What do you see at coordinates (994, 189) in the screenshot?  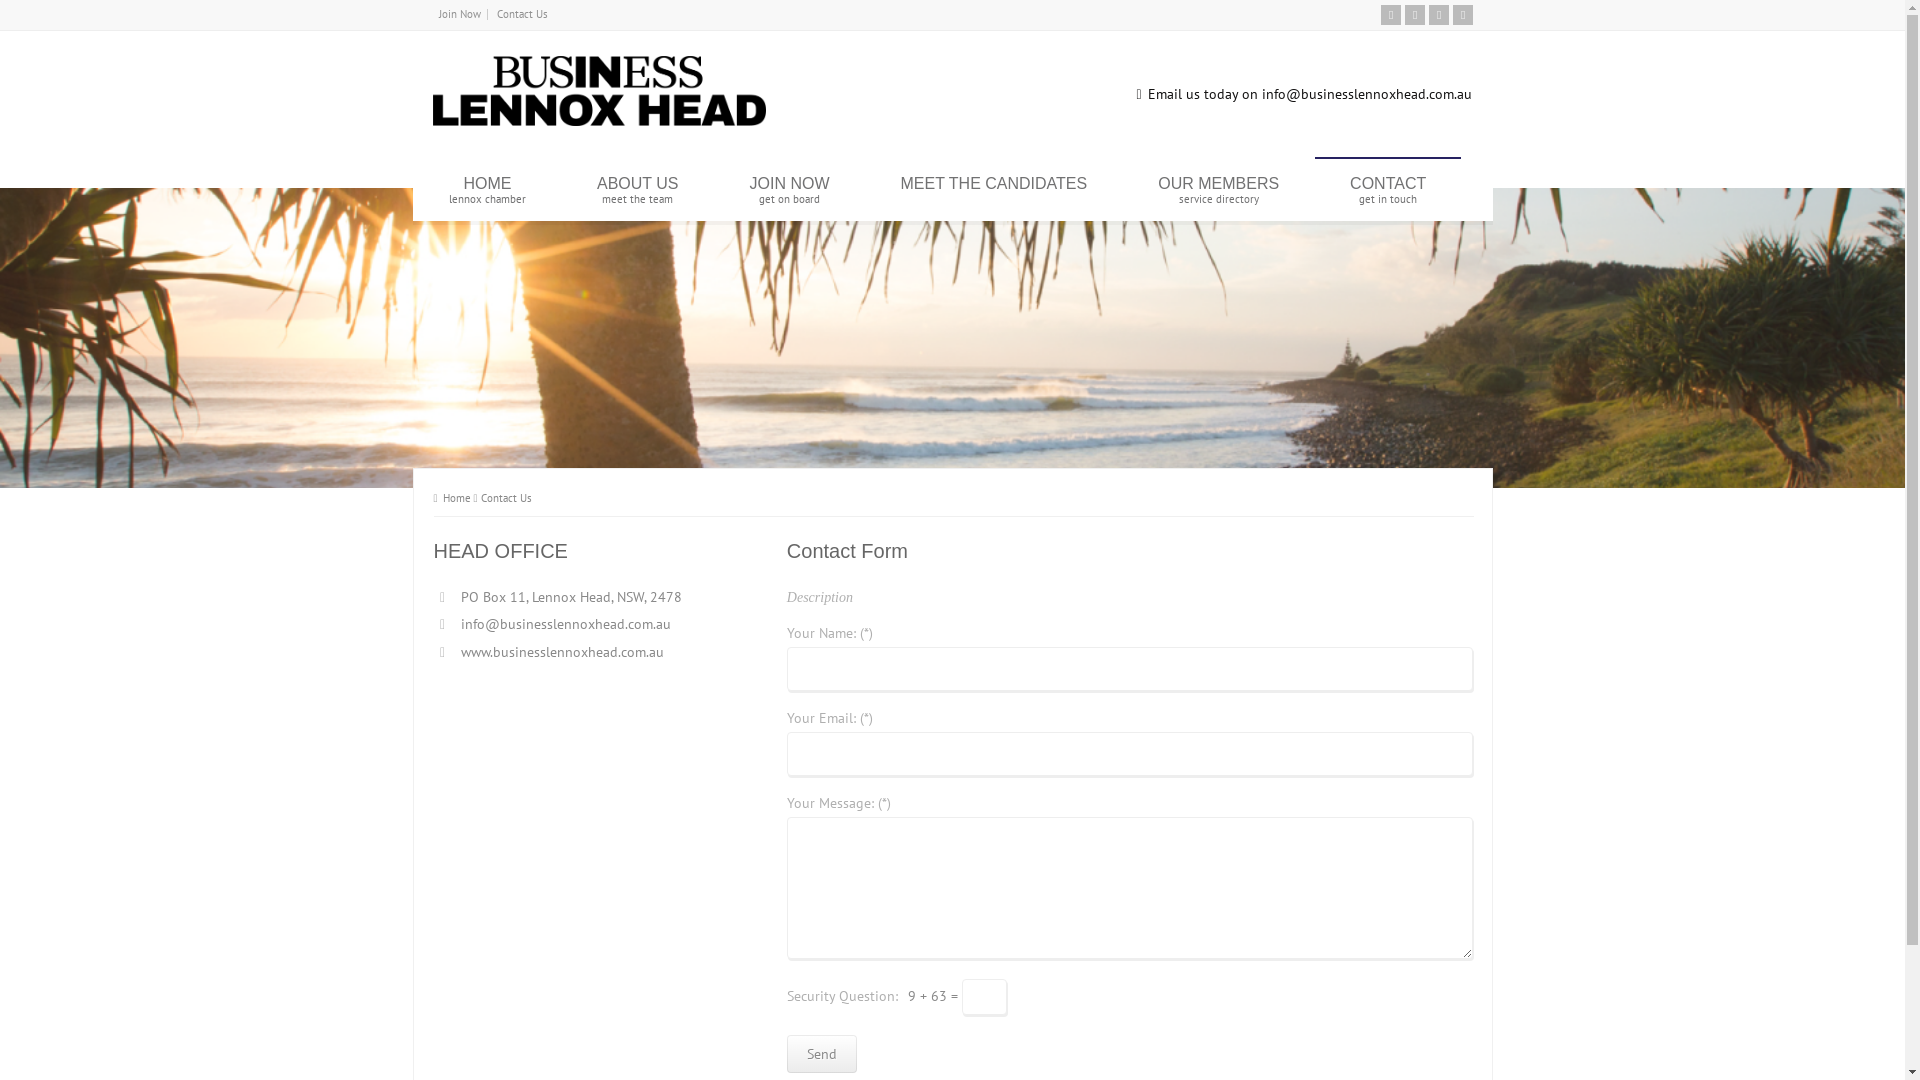 I see `'MEET THE CANDIDATES` at bounding box center [994, 189].